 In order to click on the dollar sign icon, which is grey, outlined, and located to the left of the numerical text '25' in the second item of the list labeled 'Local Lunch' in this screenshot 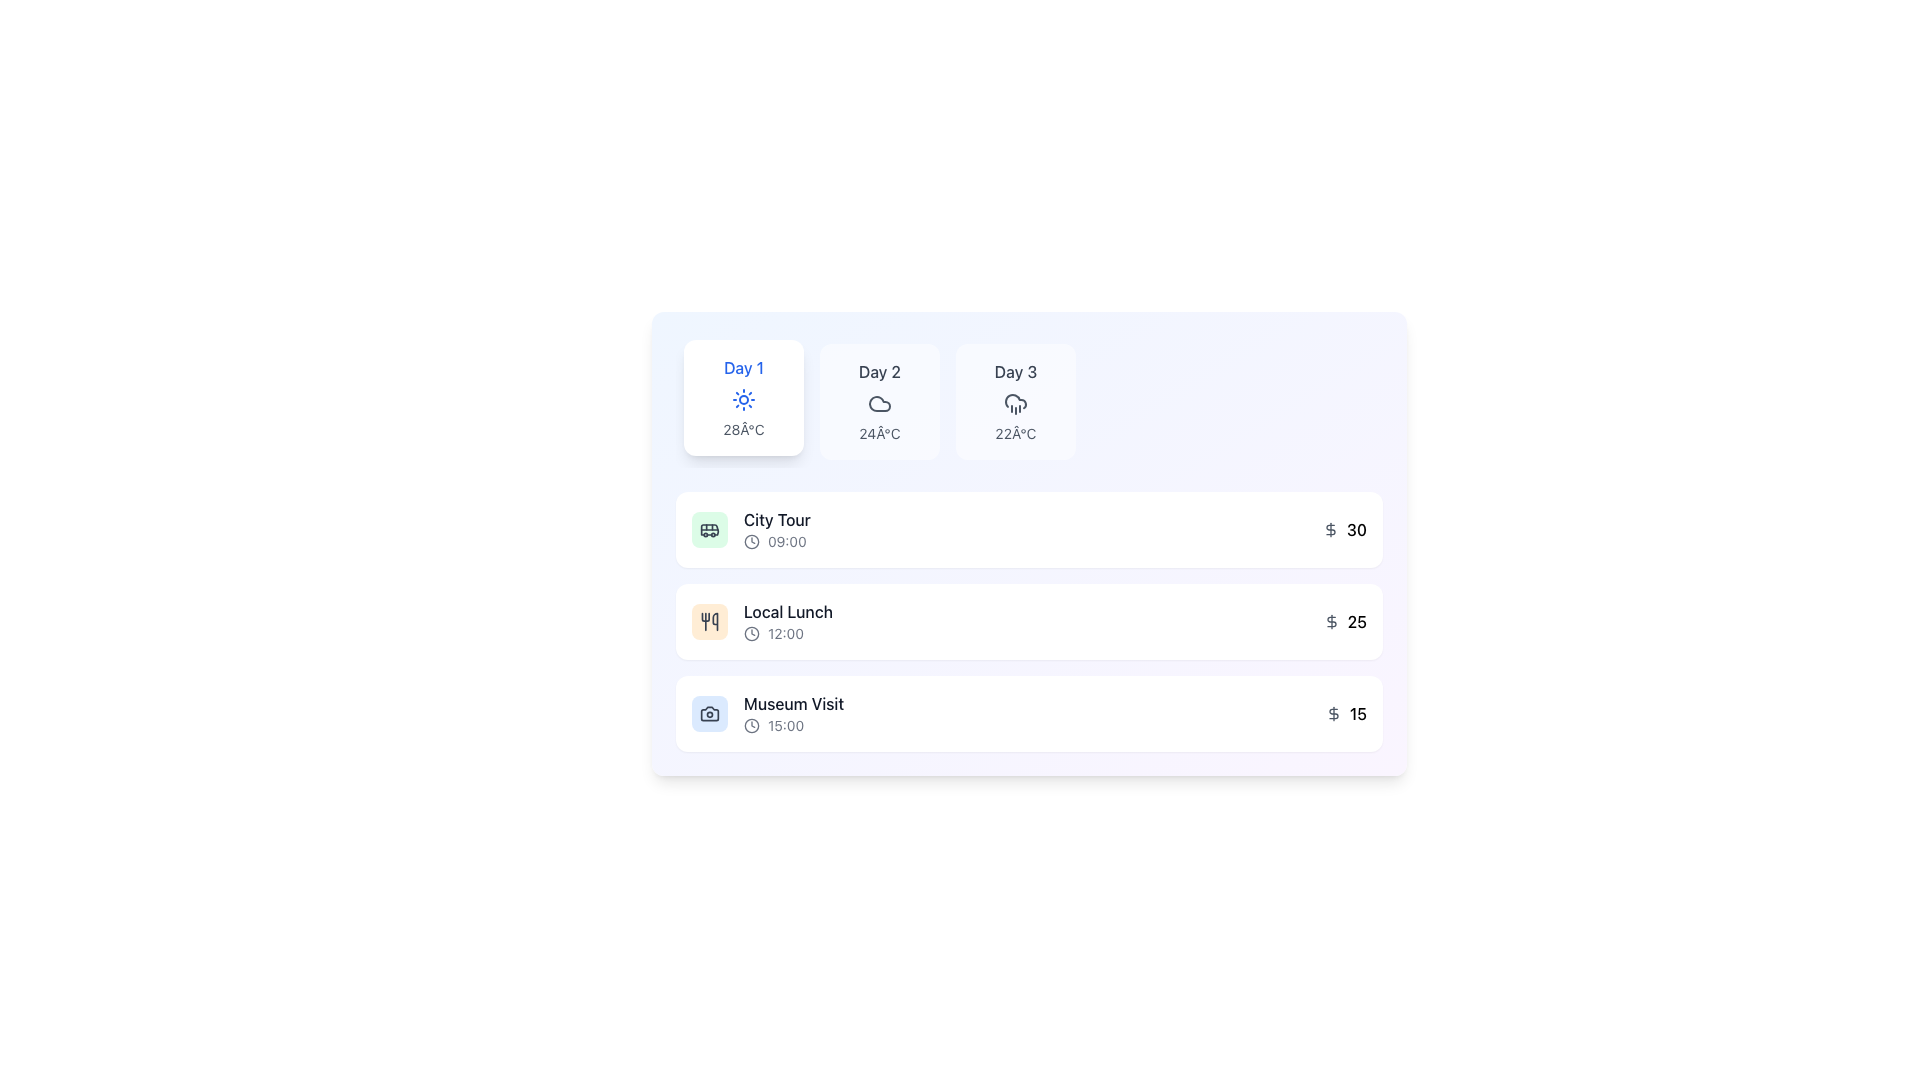, I will do `click(1331, 620)`.